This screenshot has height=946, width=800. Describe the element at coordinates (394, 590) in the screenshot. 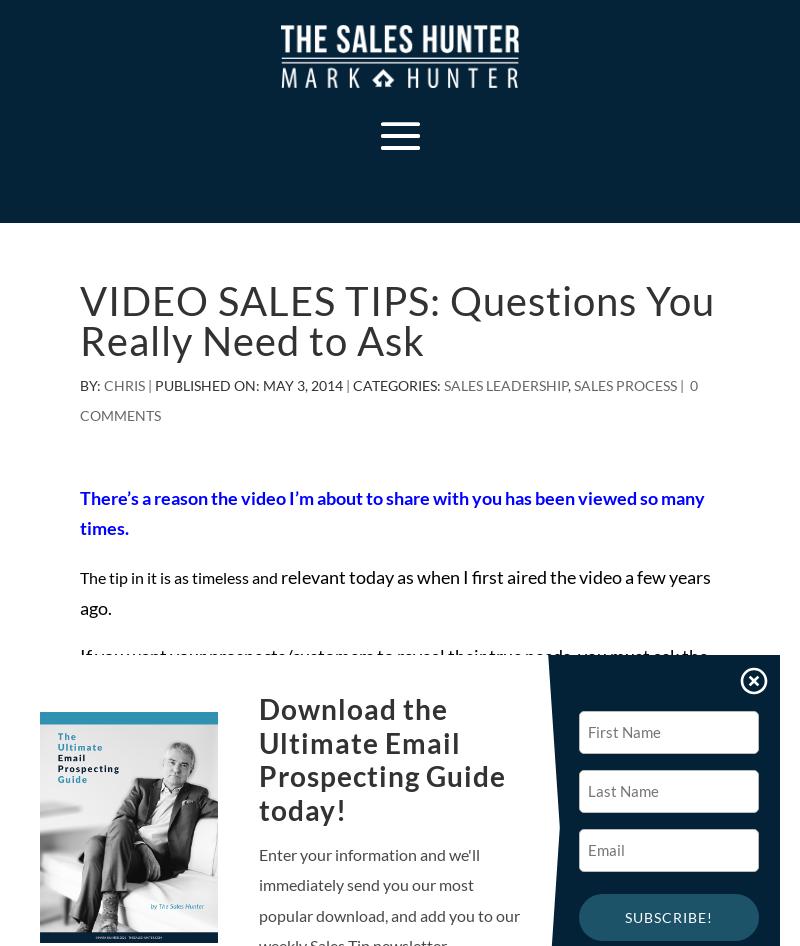

I see `'relevant today as when I first aired the video a few years ago.'` at that location.